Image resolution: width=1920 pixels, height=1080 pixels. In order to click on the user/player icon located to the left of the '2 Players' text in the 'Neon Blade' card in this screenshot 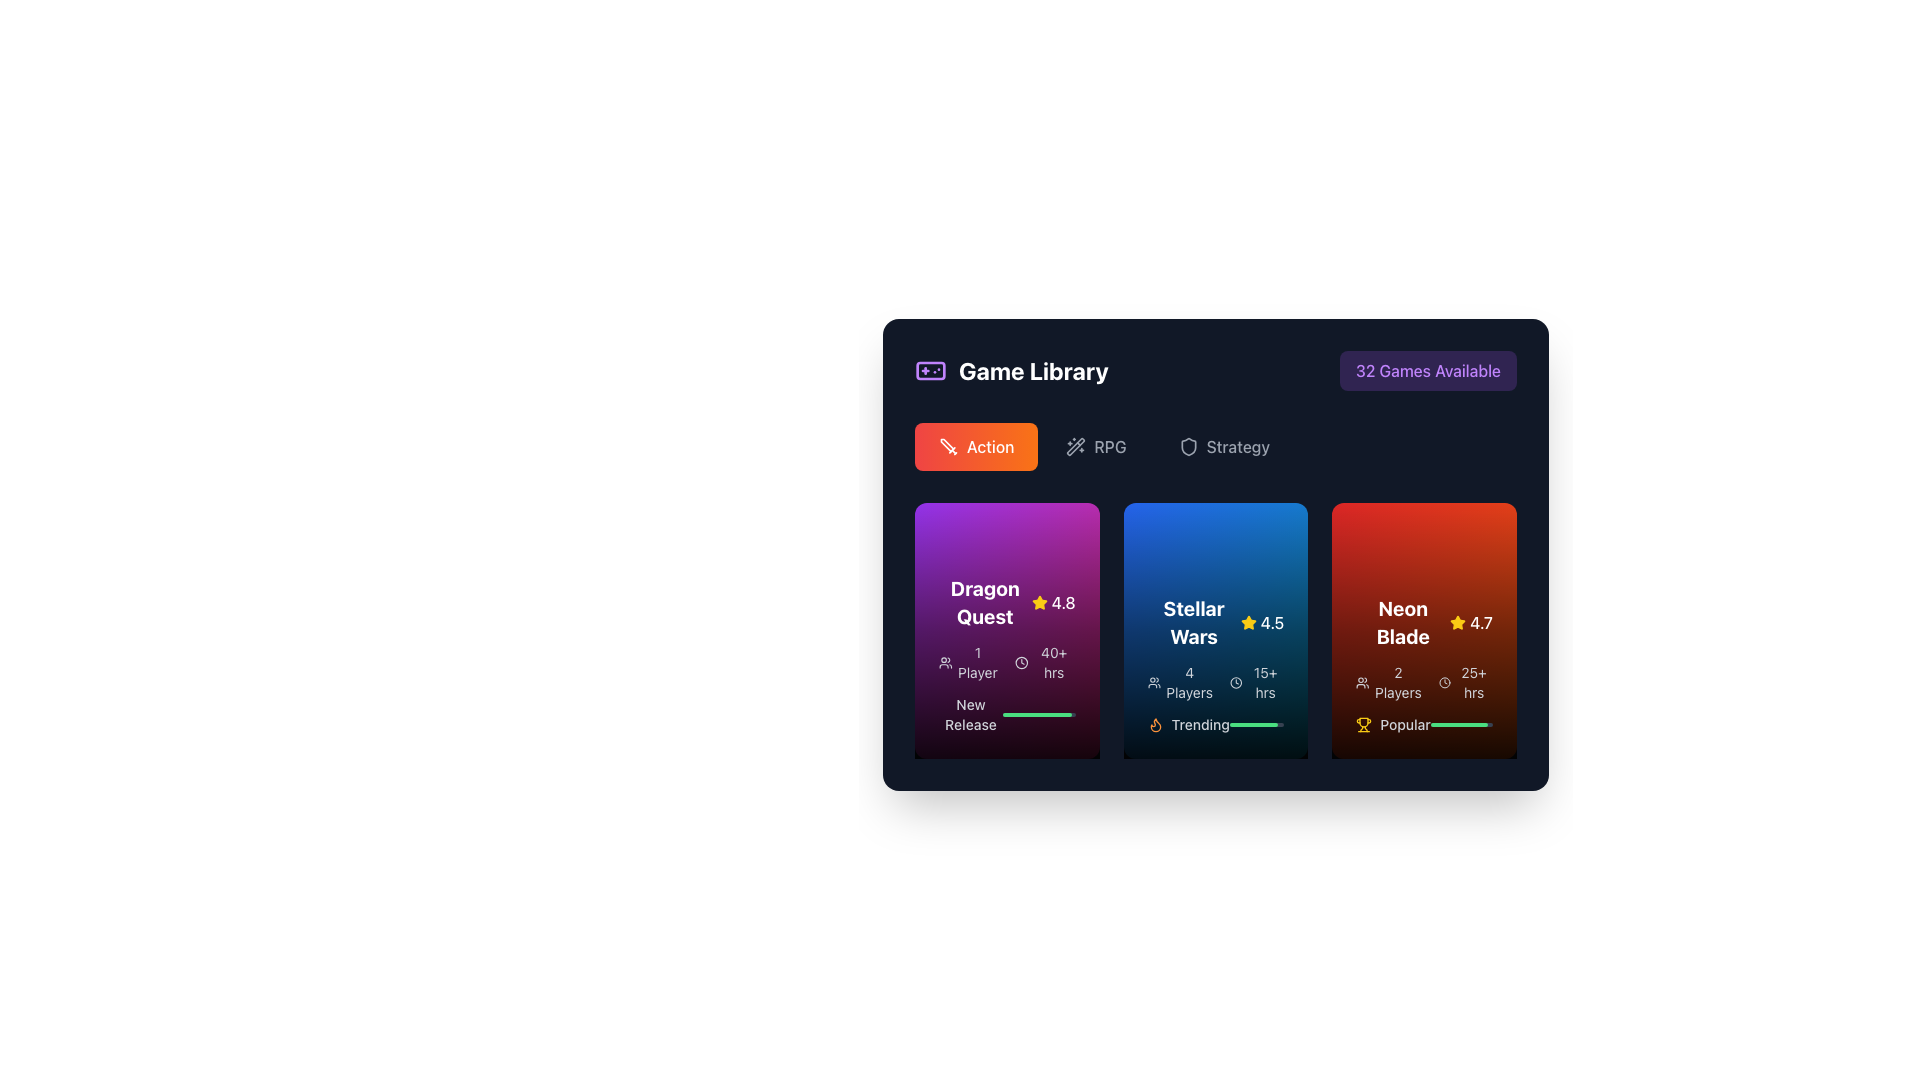, I will do `click(1362, 681)`.